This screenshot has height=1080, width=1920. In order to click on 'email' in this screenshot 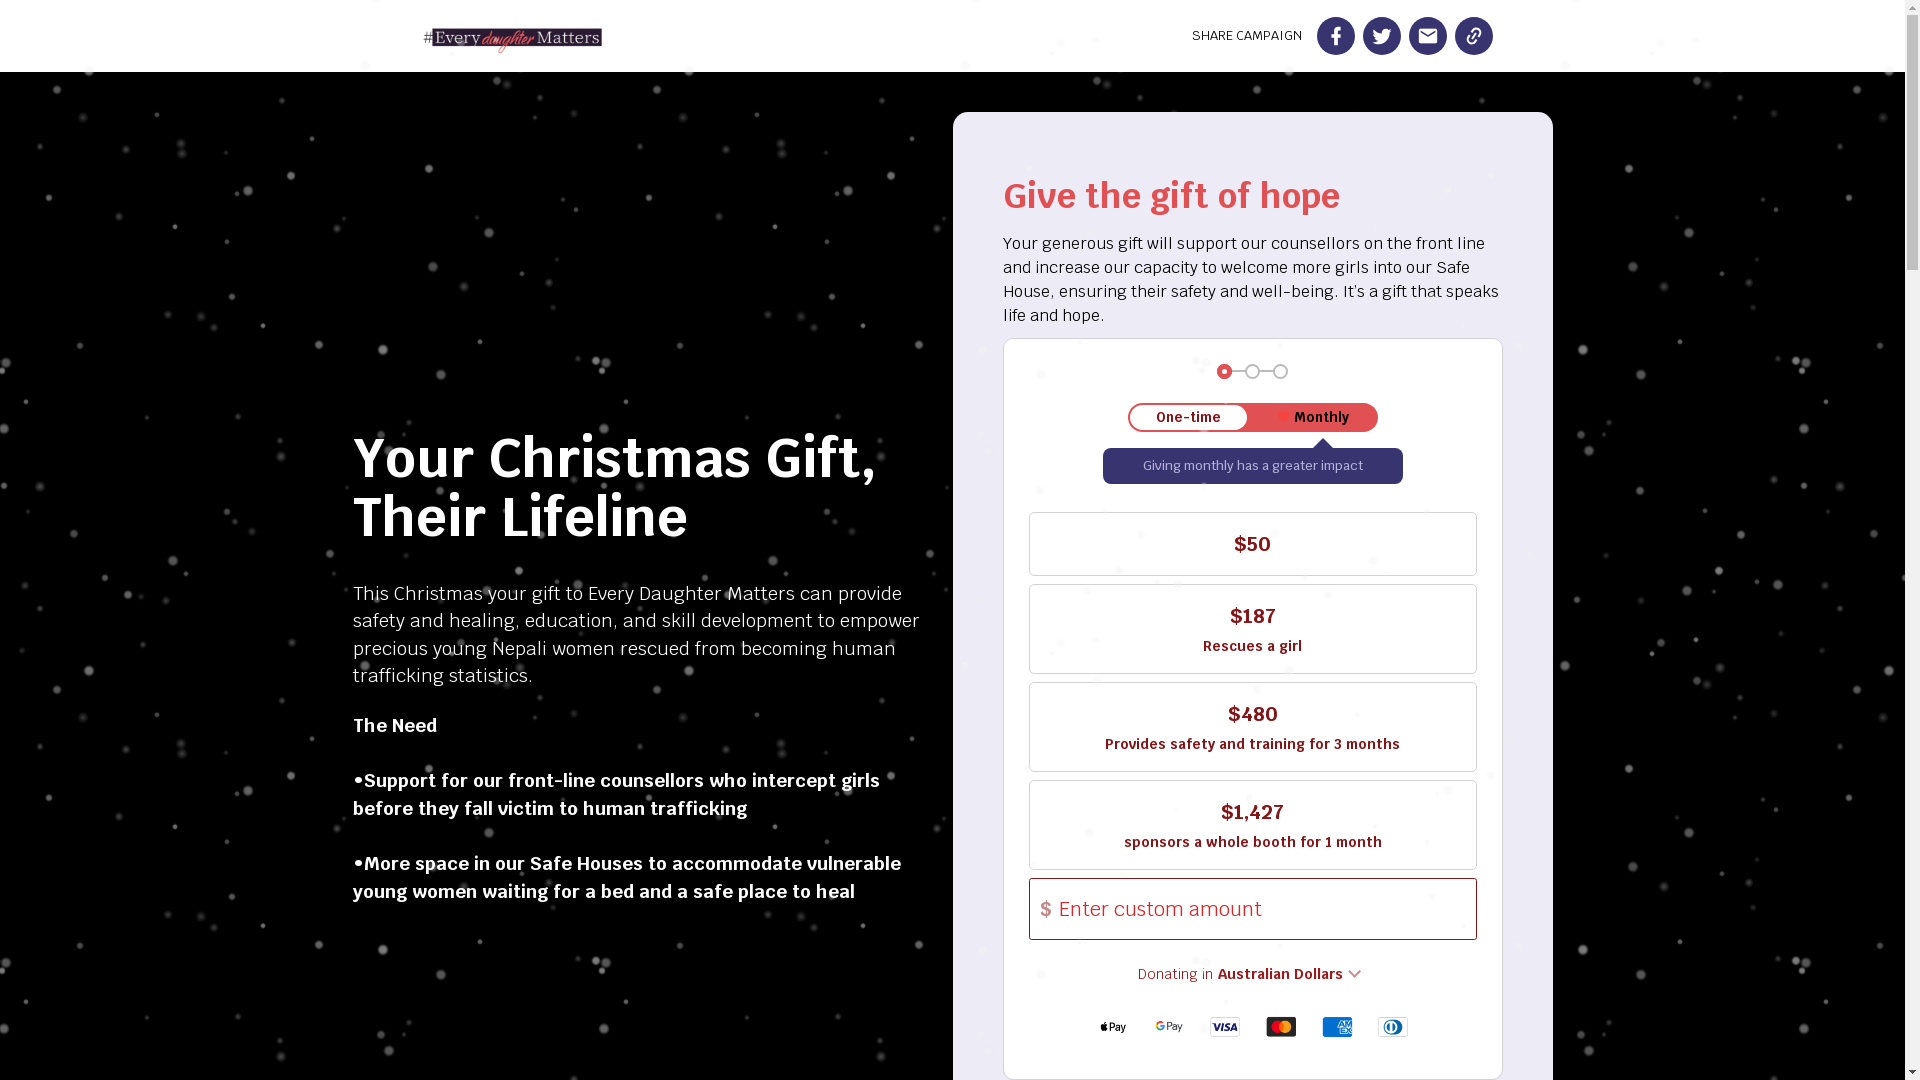, I will do `click(1425, 35)`.